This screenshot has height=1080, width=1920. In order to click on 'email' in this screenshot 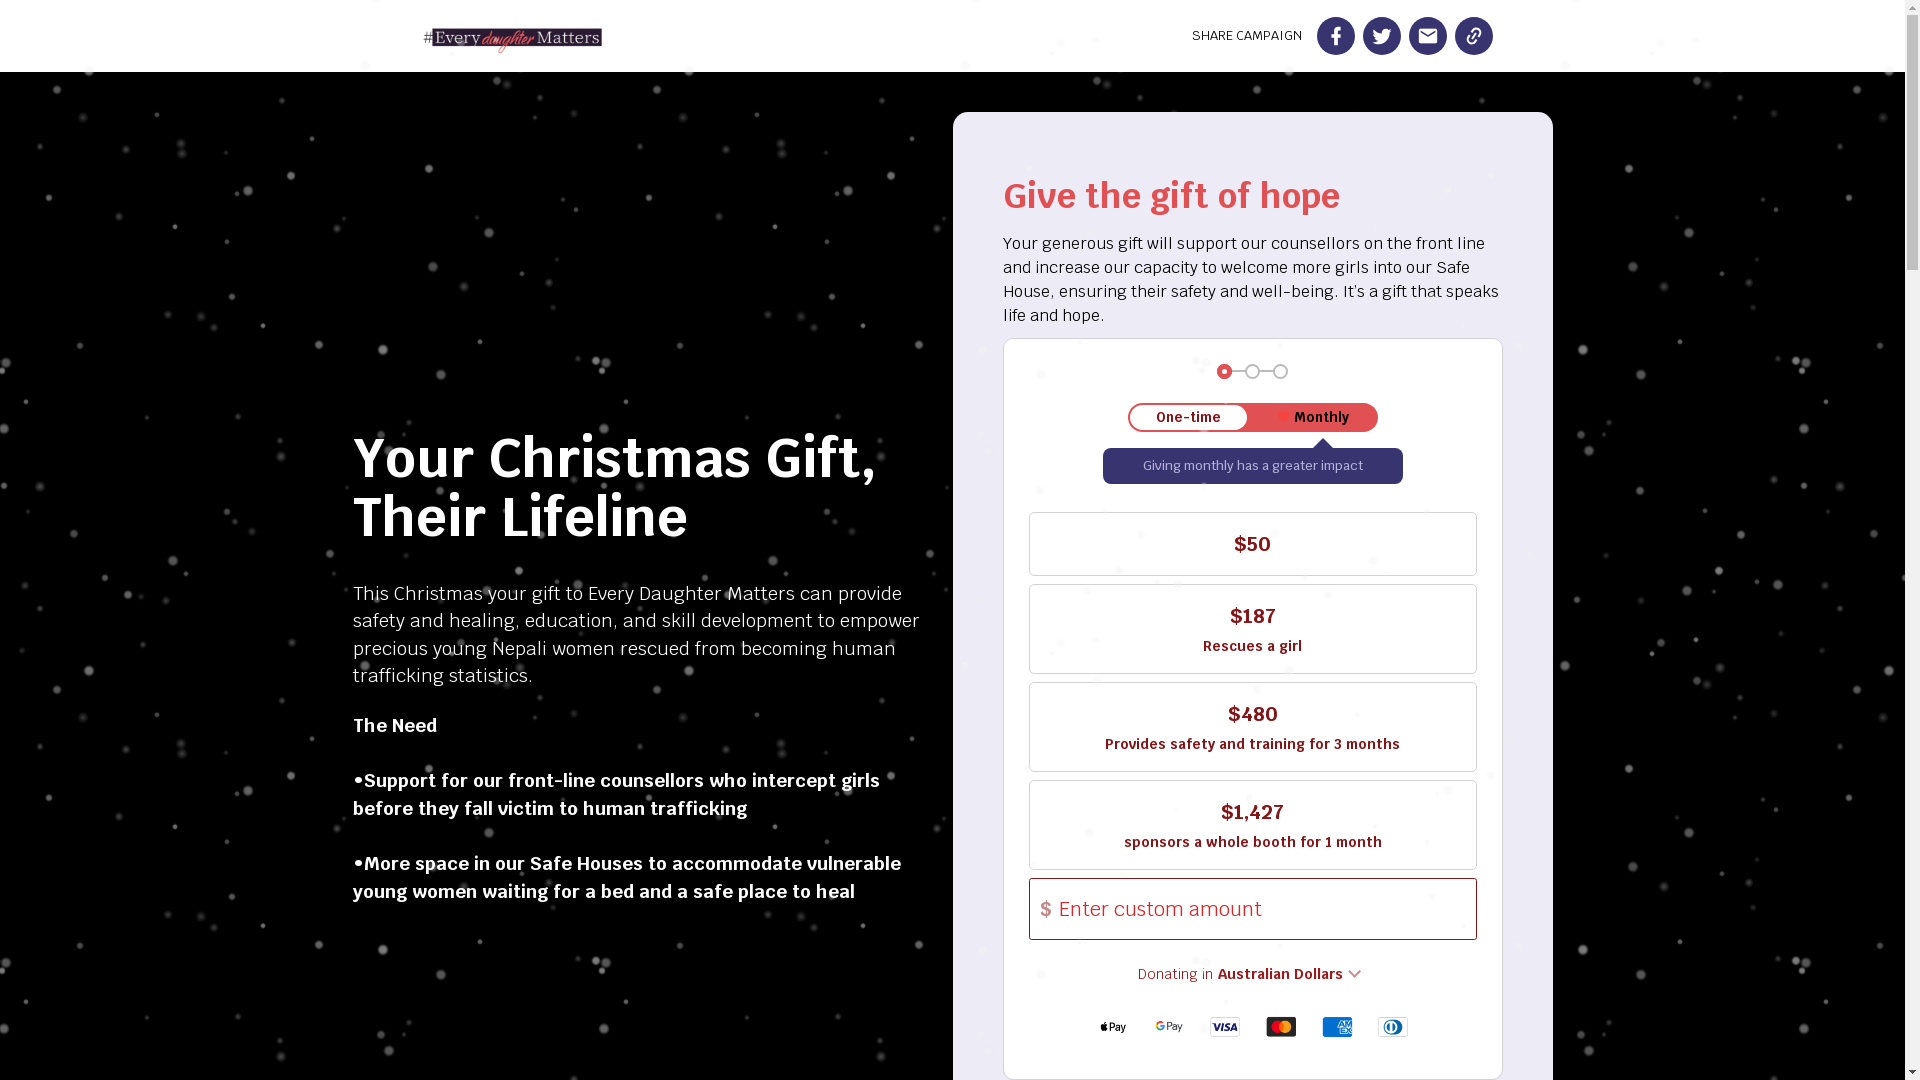, I will do `click(1425, 35)`.